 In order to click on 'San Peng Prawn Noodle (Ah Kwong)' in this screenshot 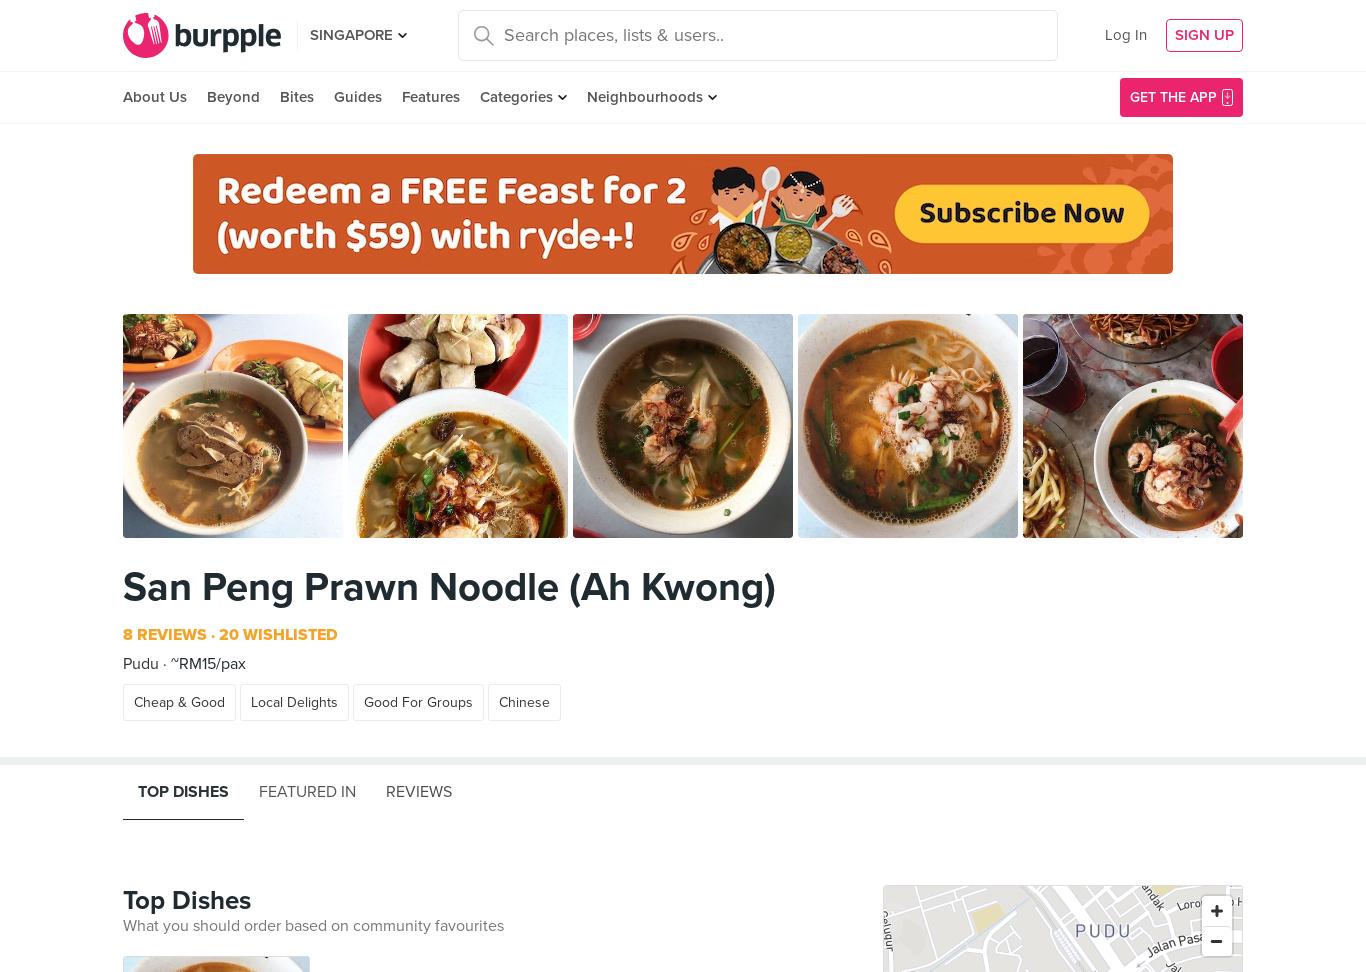, I will do `click(448, 585)`.